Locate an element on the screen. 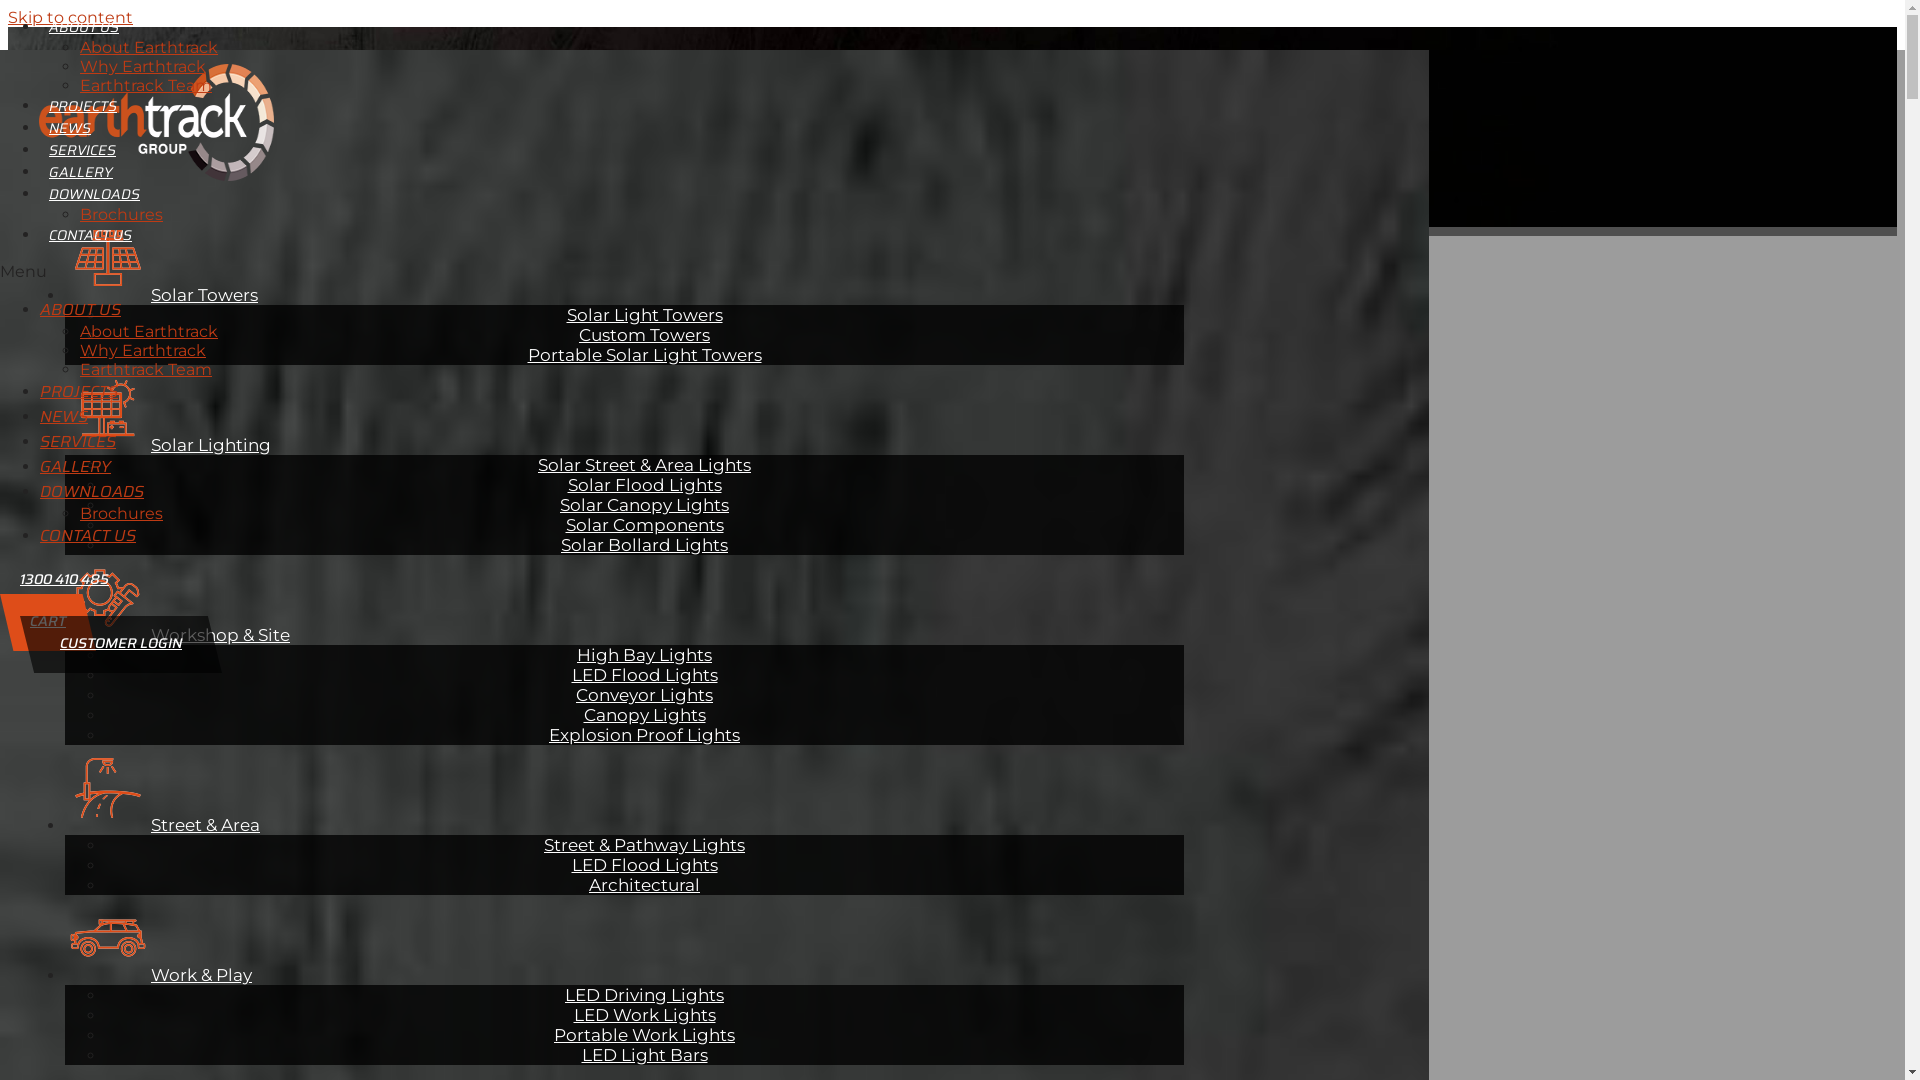  'Solar Canopy Lights' is located at coordinates (550, 503).